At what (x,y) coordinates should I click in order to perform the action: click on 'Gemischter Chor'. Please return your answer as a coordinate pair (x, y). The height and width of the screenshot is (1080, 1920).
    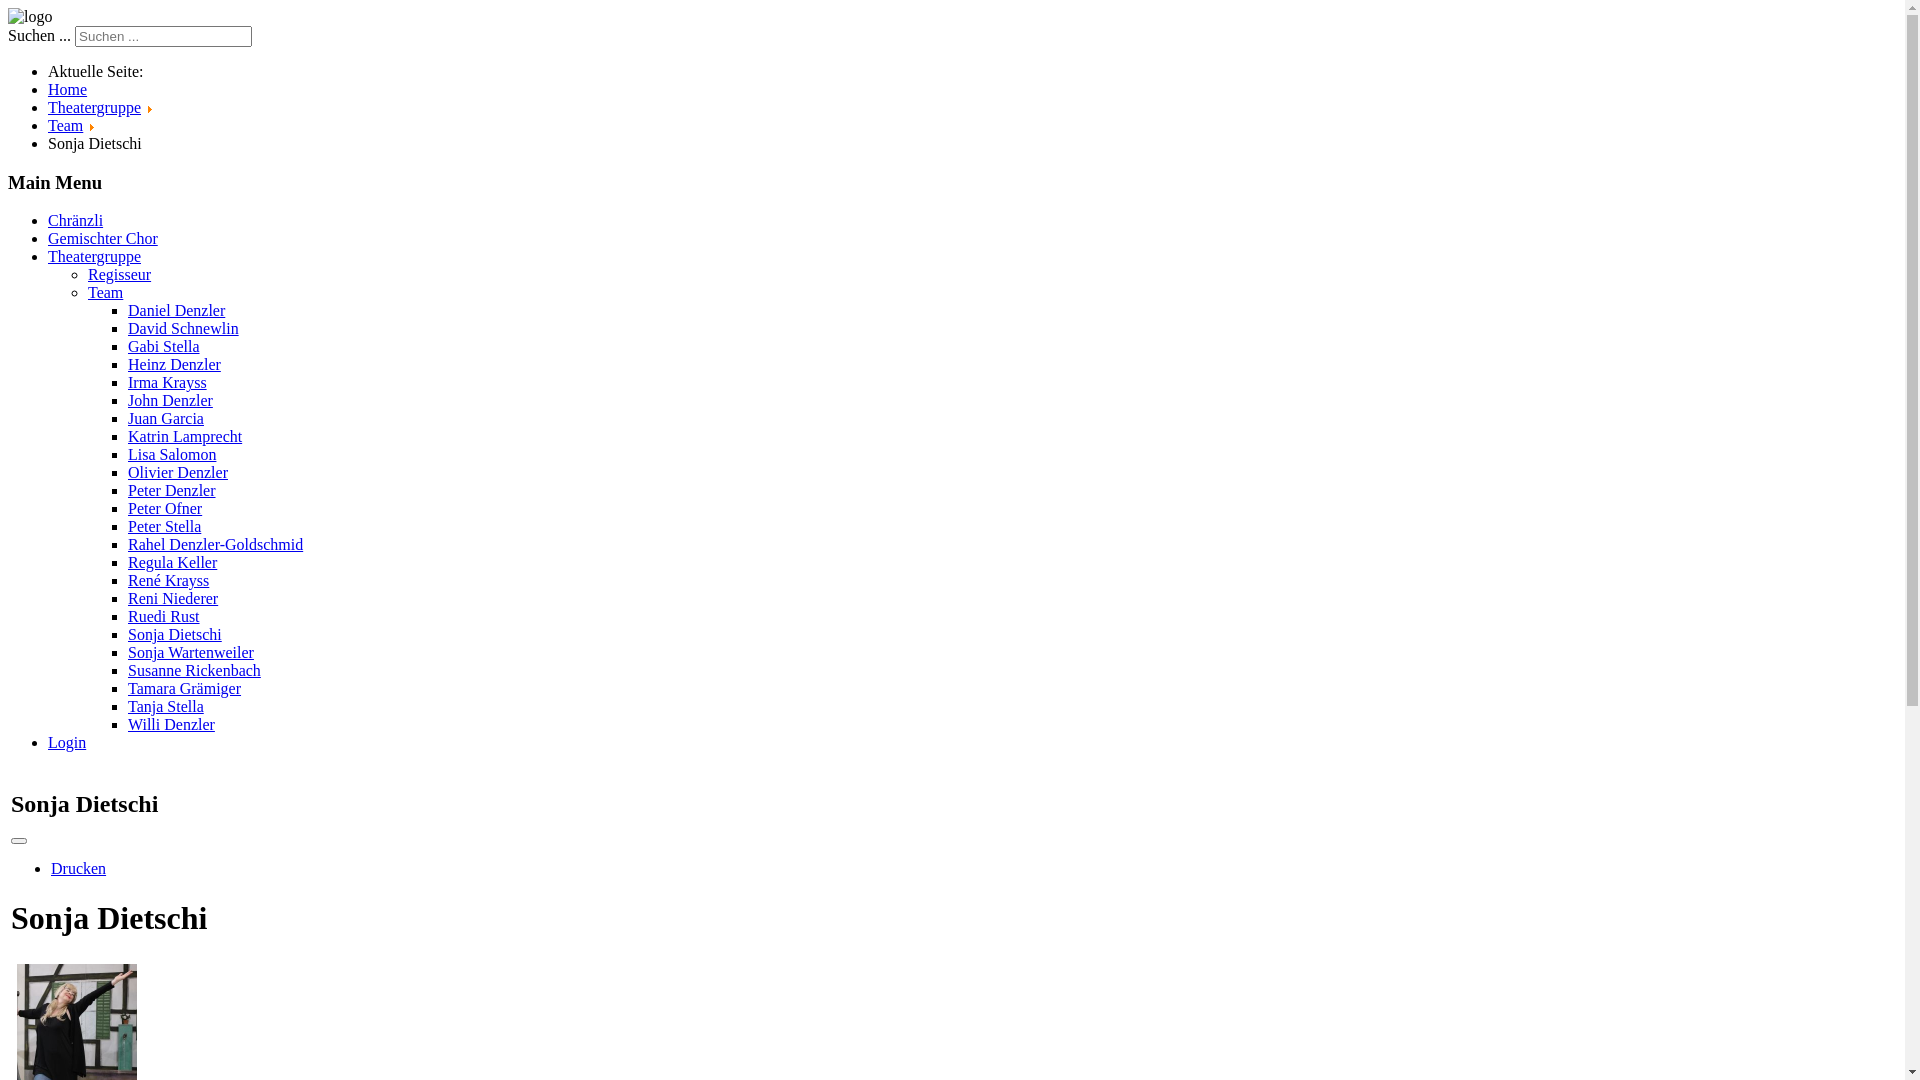
    Looking at the image, I should click on (101, 237).